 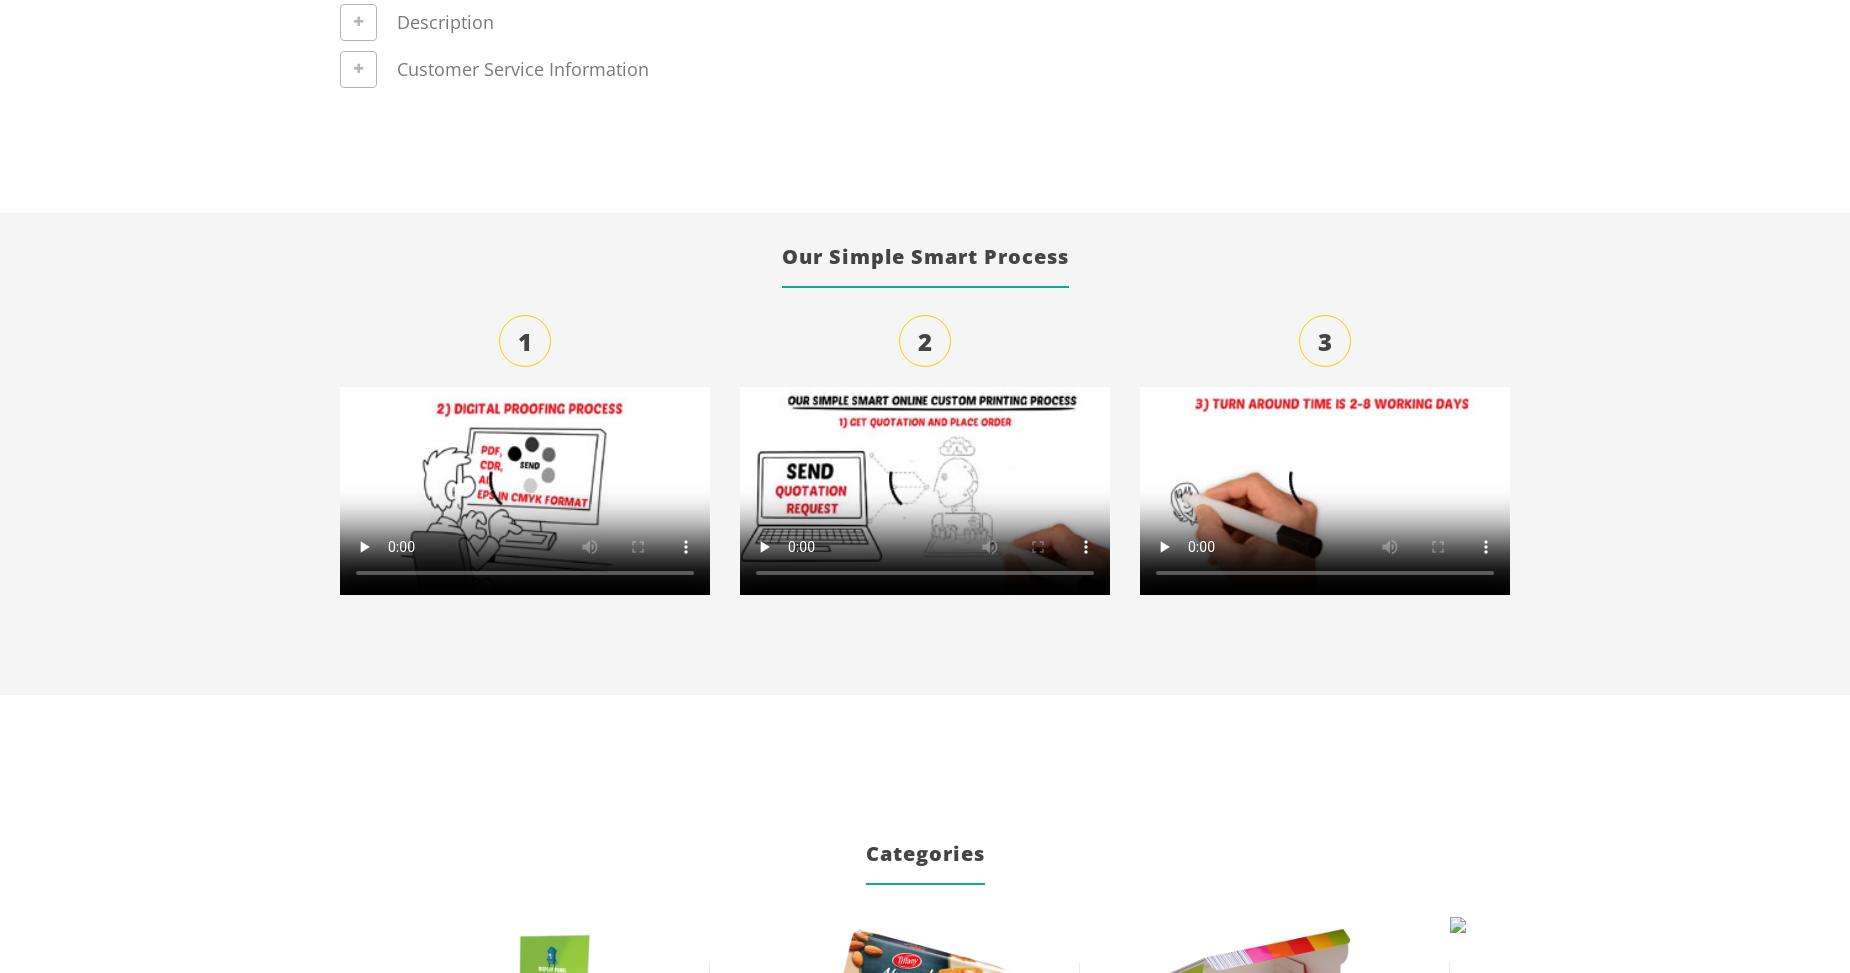 What do you see at coordinates (525, 340) in the screenshot?
I see `'1'` at bounding box center [525, 340].